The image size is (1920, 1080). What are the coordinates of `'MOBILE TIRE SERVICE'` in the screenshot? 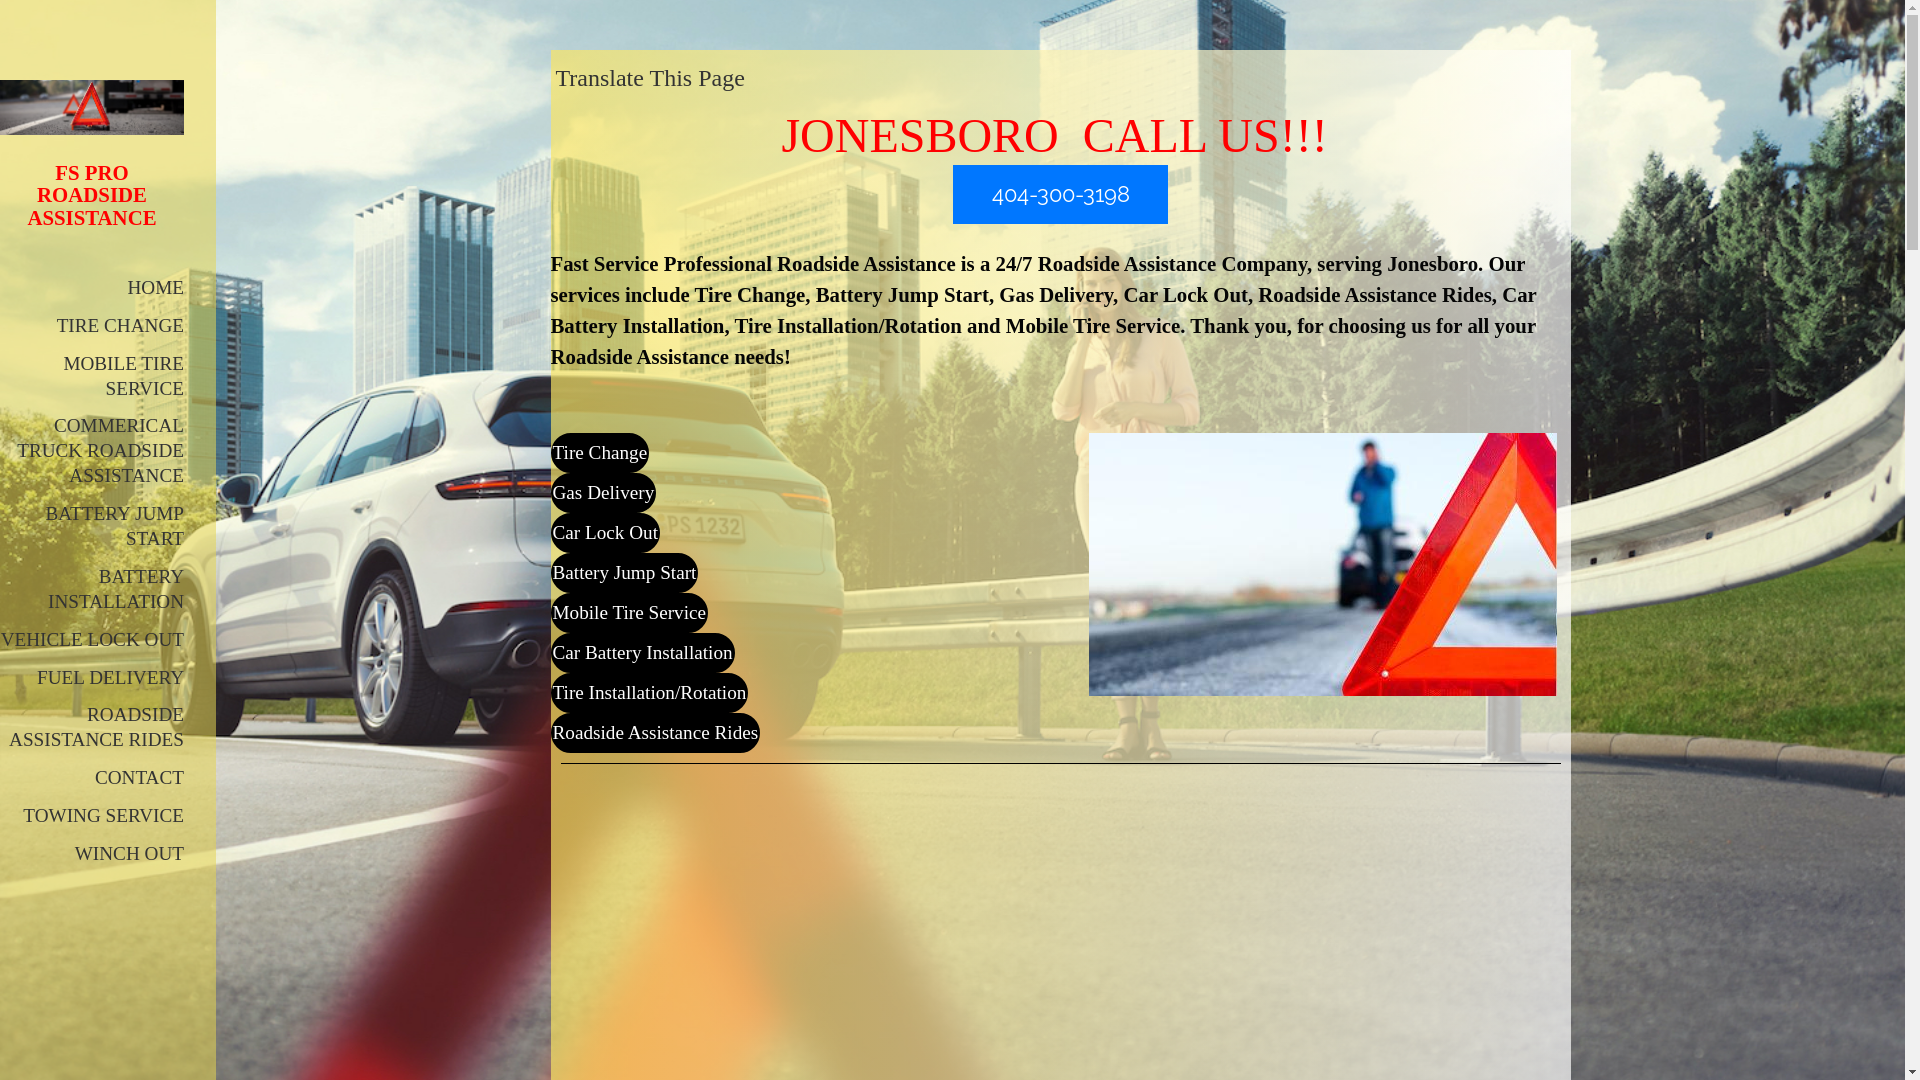 It's located at (122, 375).